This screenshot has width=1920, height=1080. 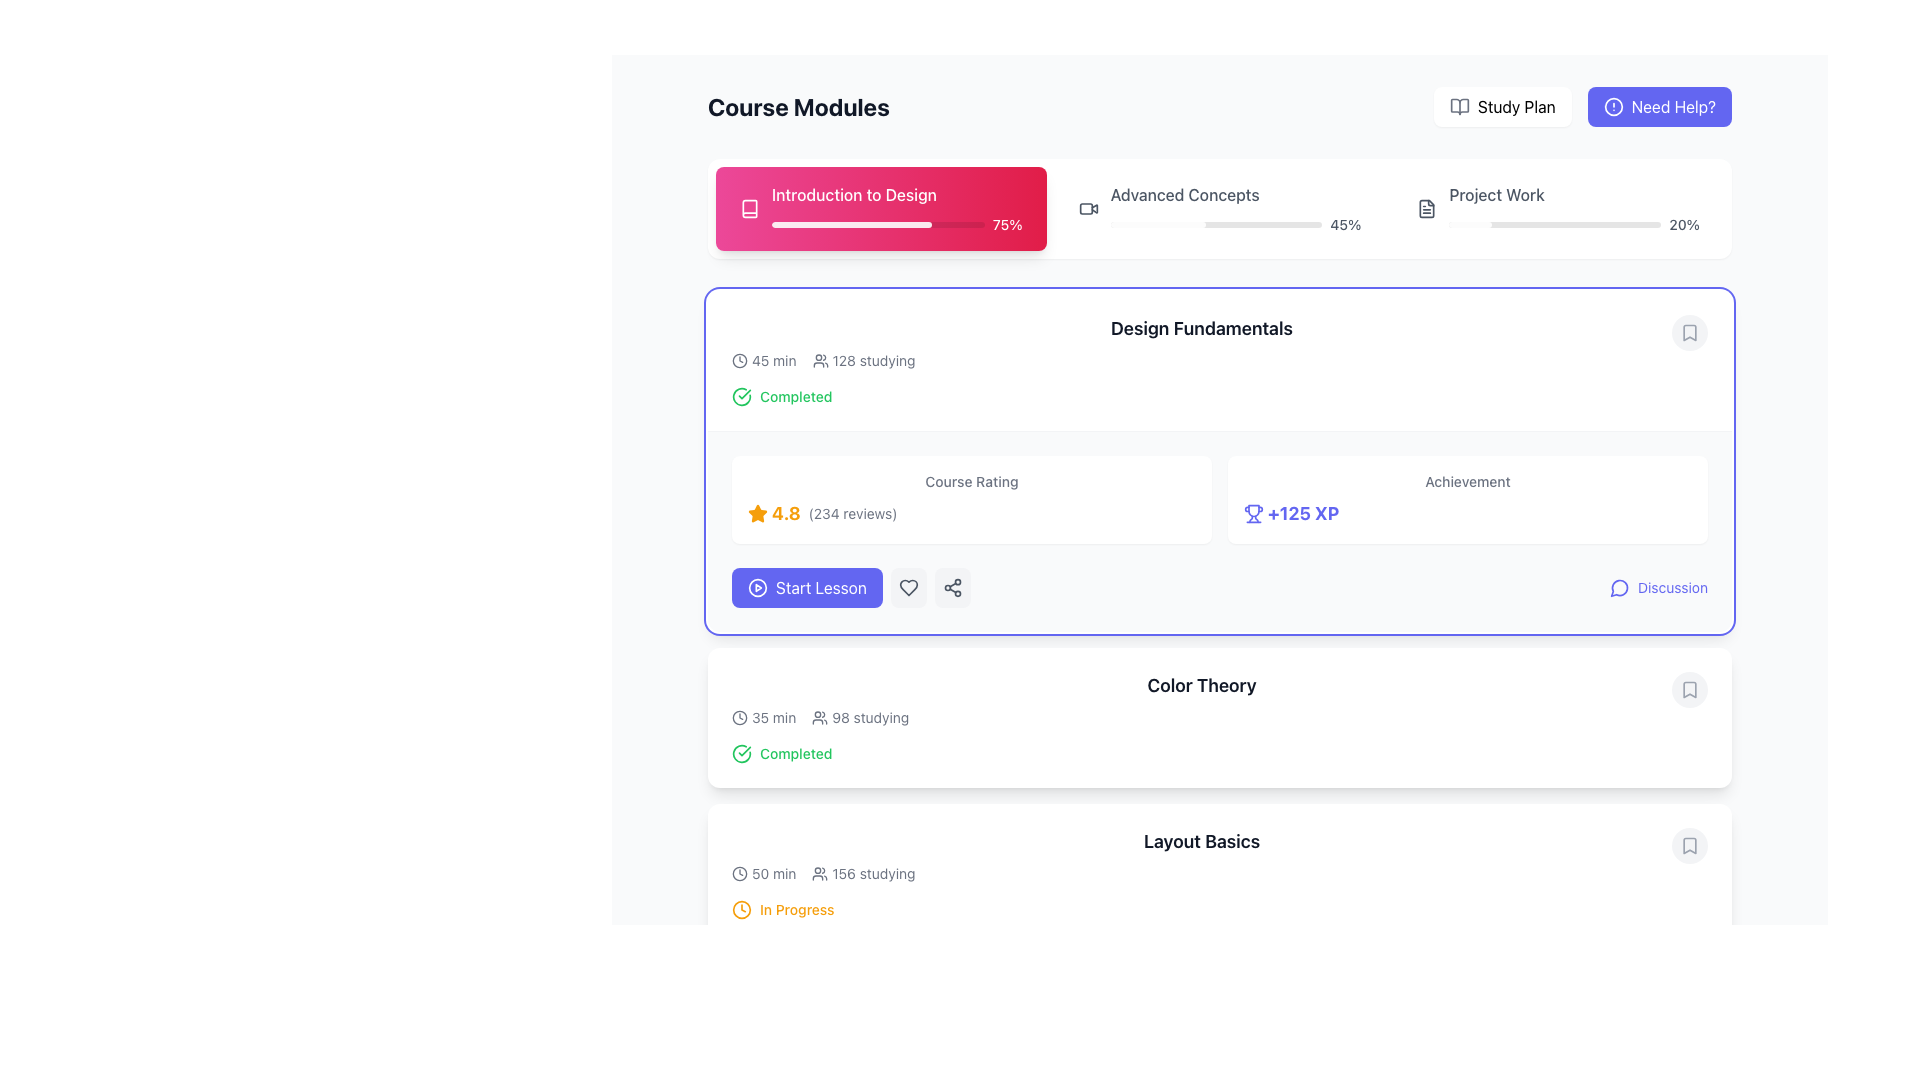 I want to click on the 'Need Help?' button, which is a rectangular button with rounded corners, styled in bold indigo with white text and an icon, located at the top-right area of the interface adjacent to the 'Study Plan' button, so click(x=1659, y=107).